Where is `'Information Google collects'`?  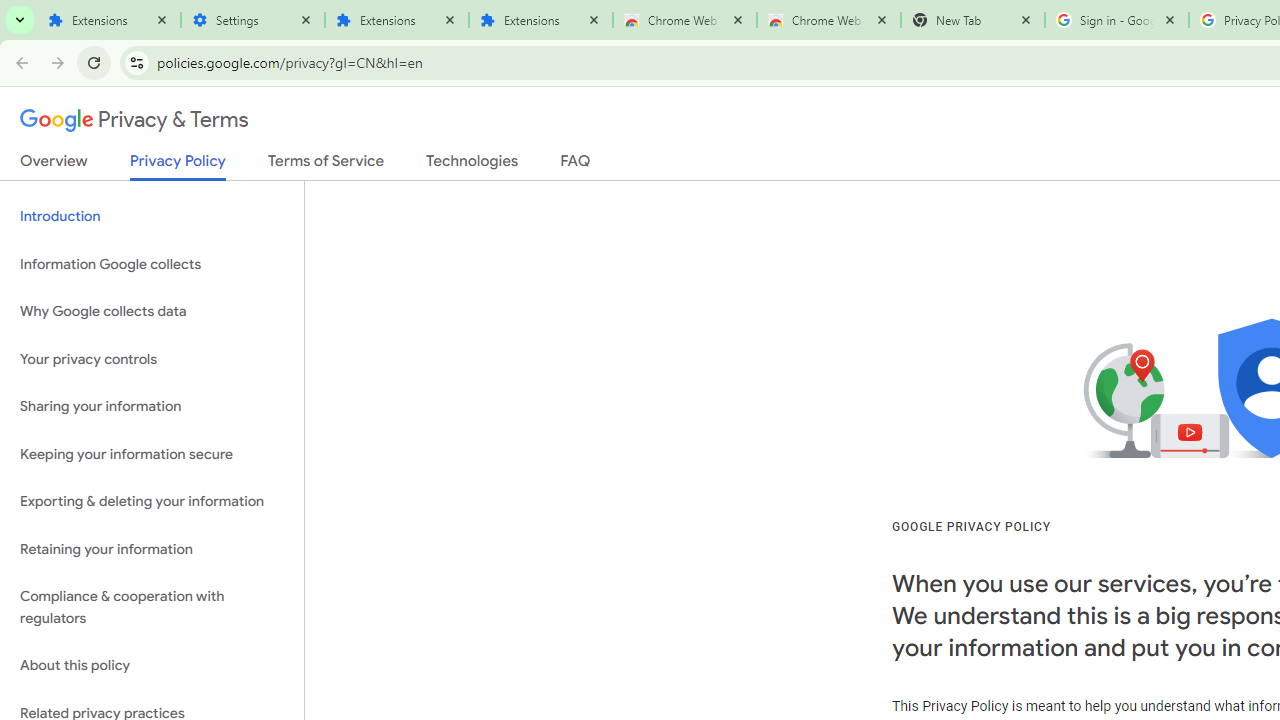 'Information Google collects' is located at coordinates (151, 263).